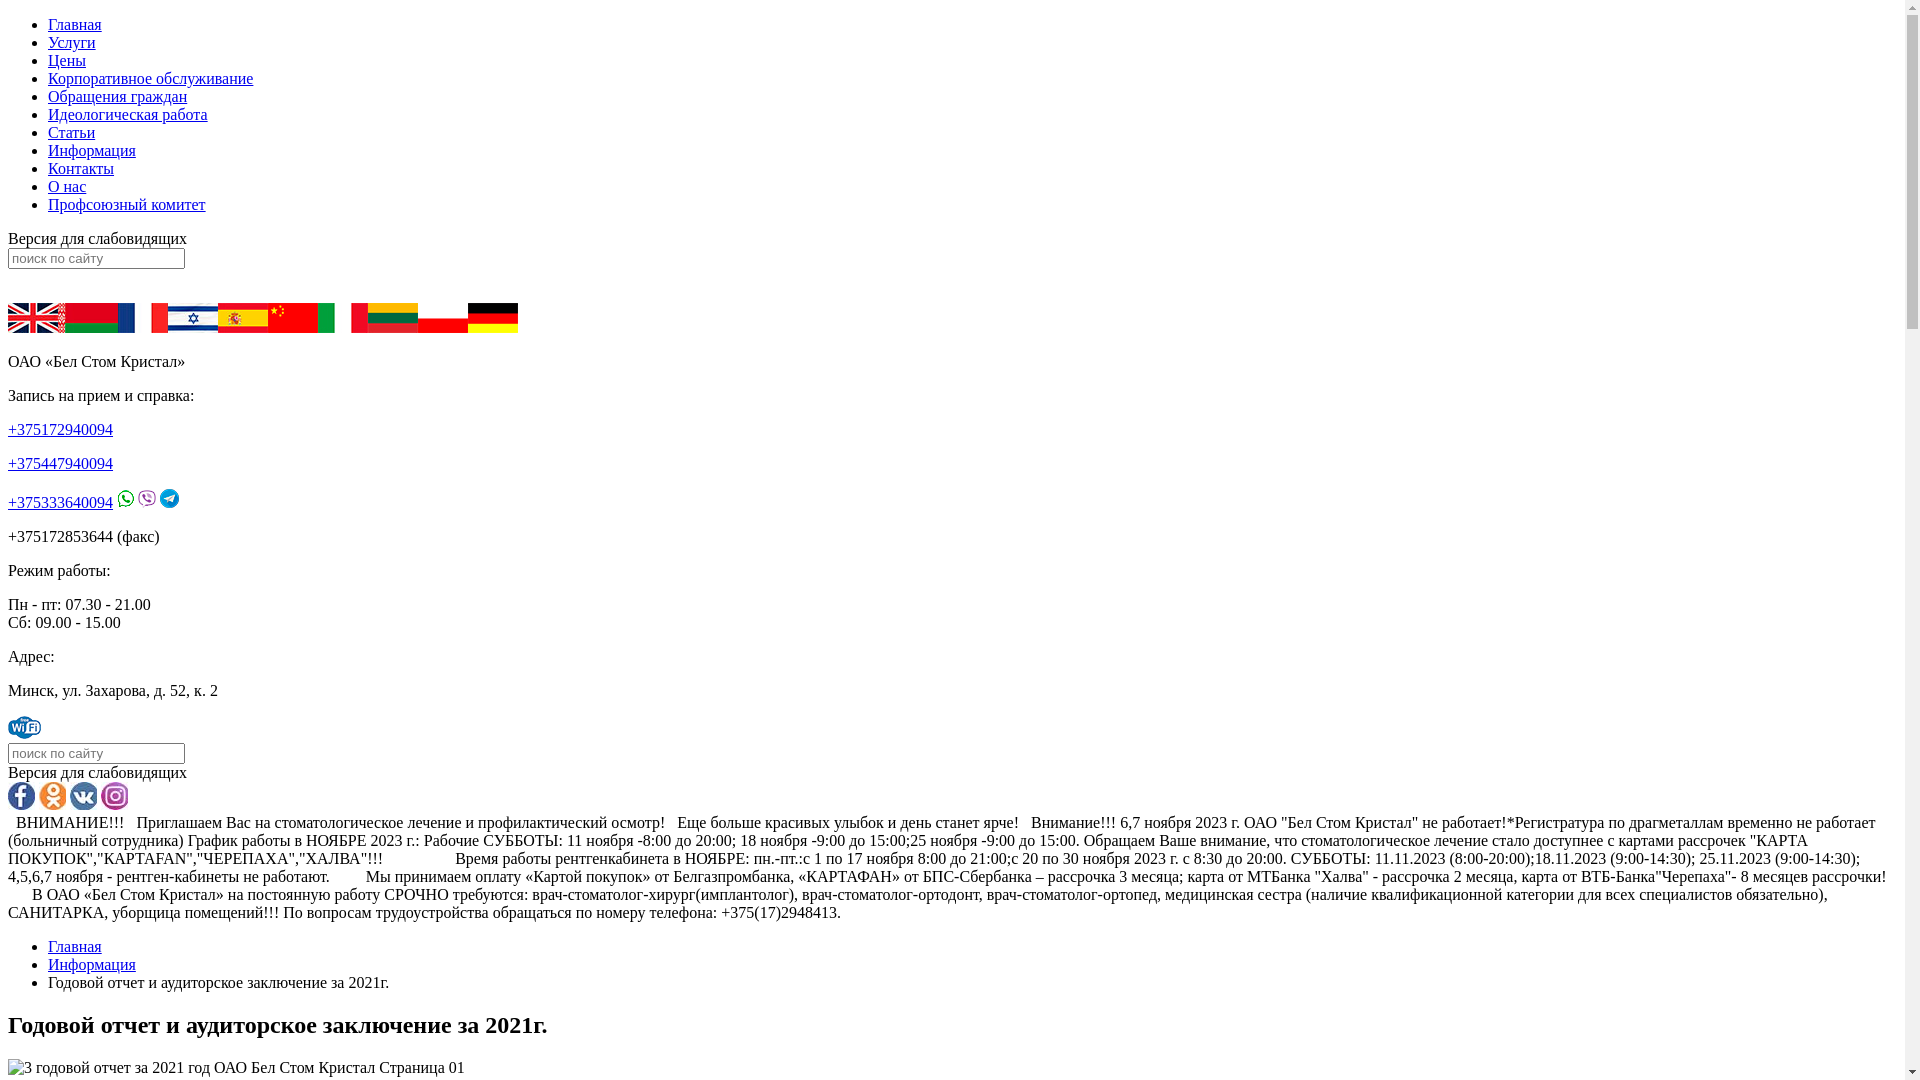 The height and width of the screenshot is (1080, 1920). Describe the element at coordinates (60, 428) in the screenshot. I see `'+375172940094'` at that location.